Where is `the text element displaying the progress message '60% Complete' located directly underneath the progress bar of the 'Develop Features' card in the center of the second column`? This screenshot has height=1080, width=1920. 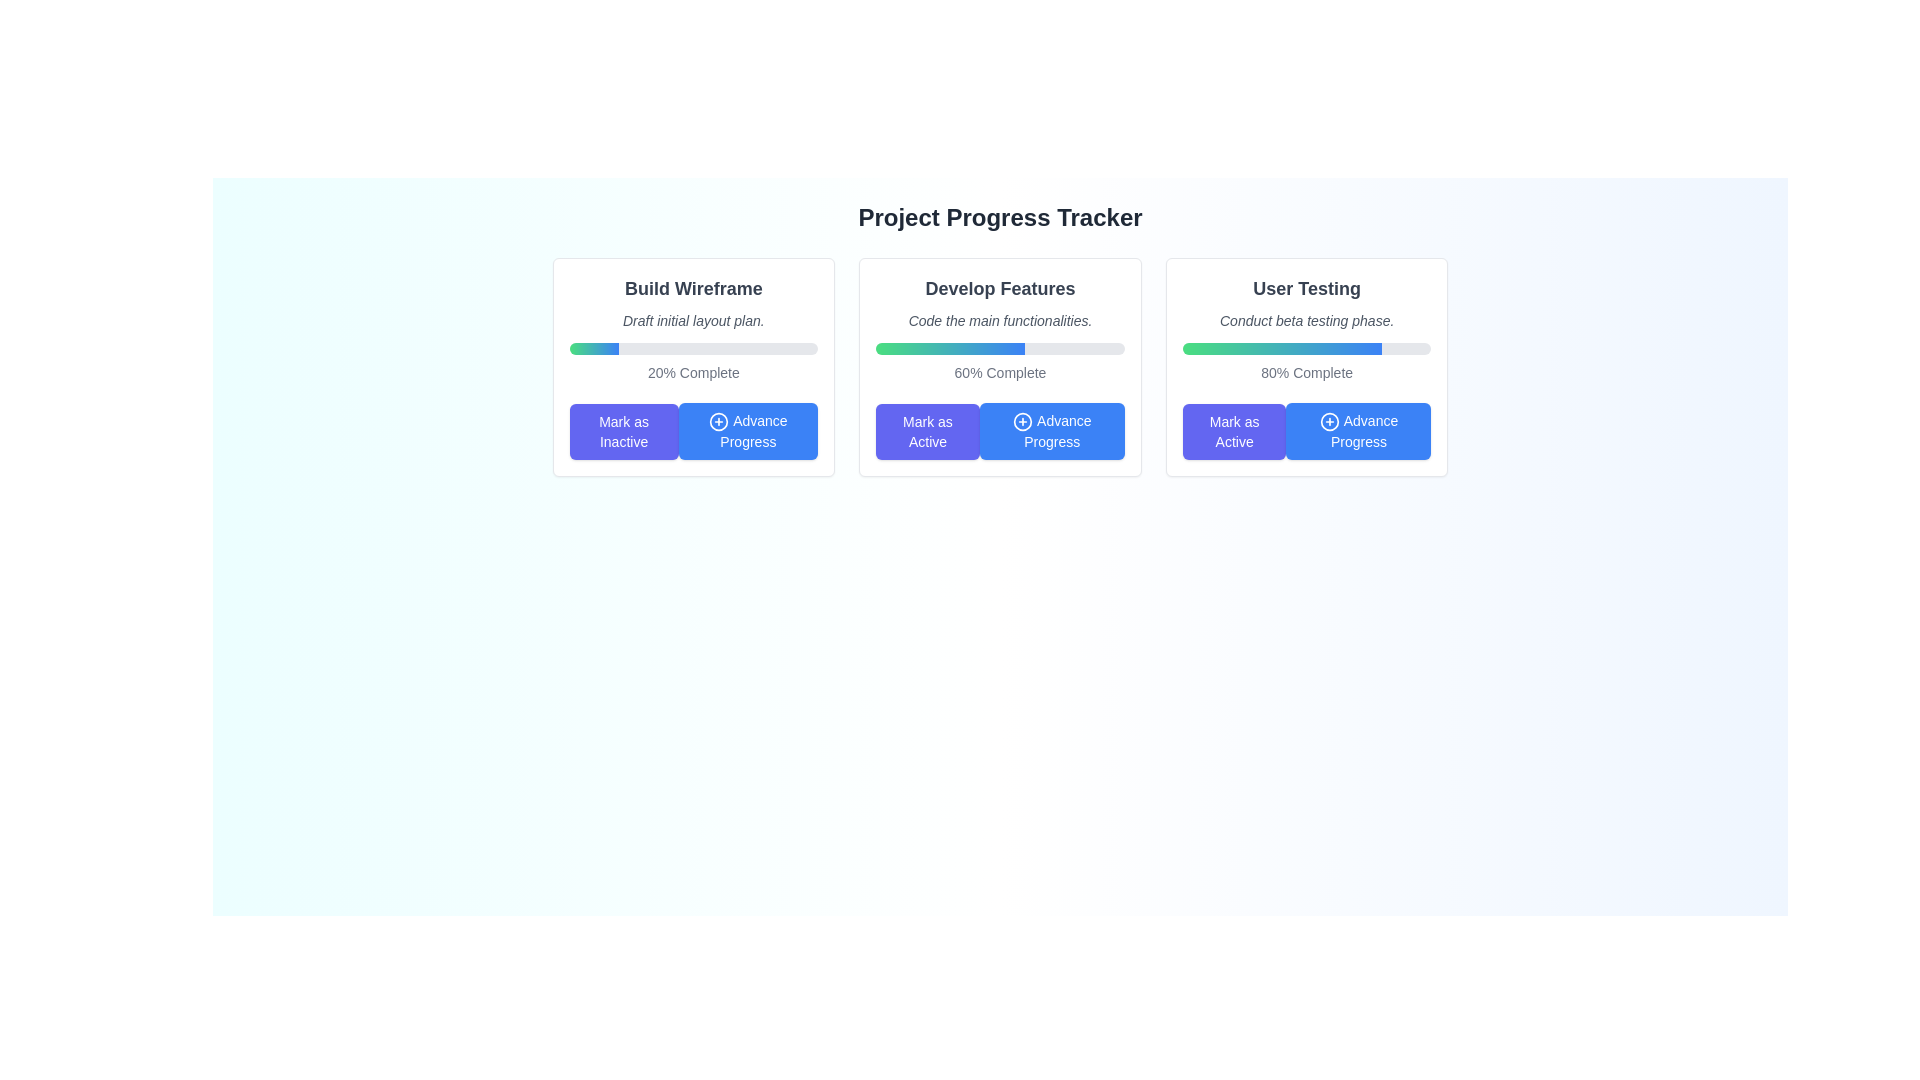
the text element displaying the progress message '60% Complete' located directly underneath the progress bar of the 'Develop Features' card in the center of the second column is located at coordinates (1000, 373).